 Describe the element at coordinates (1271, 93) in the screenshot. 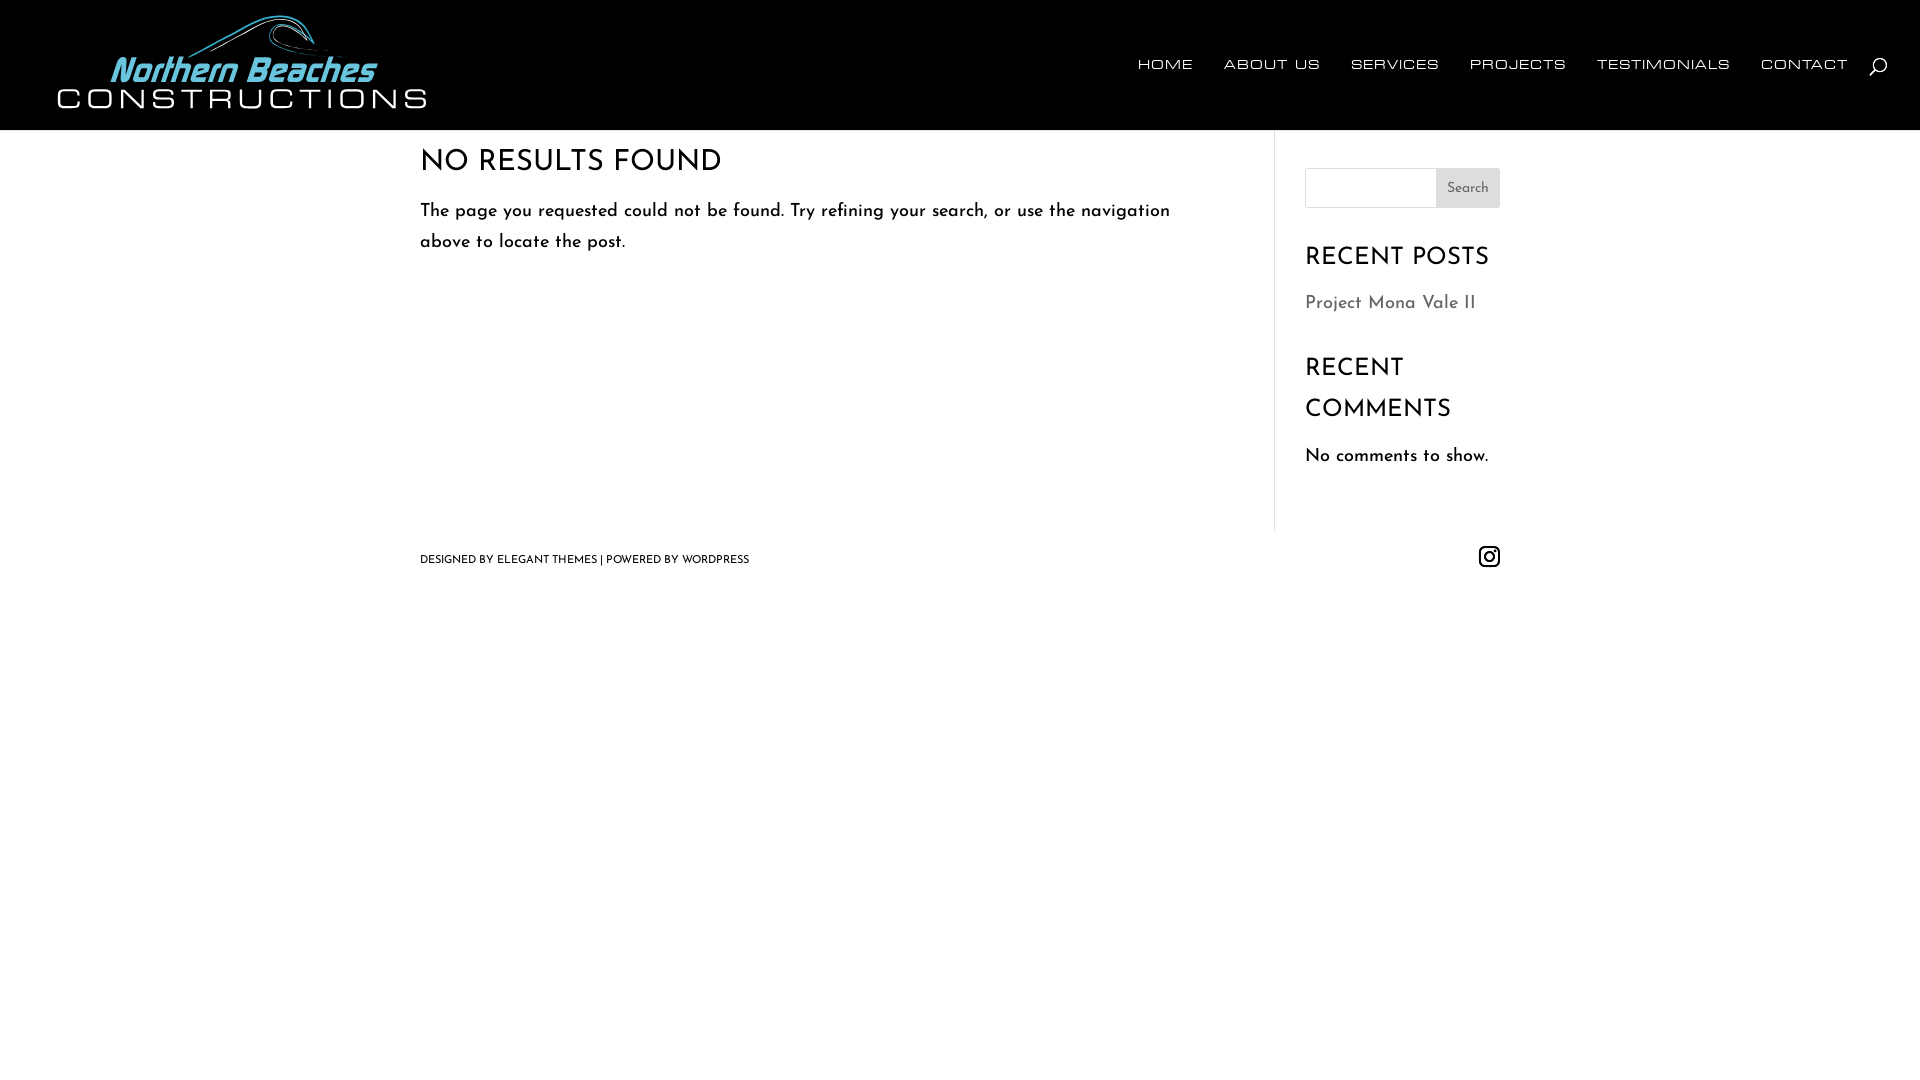

I see `'ABOUT US'` at that location.